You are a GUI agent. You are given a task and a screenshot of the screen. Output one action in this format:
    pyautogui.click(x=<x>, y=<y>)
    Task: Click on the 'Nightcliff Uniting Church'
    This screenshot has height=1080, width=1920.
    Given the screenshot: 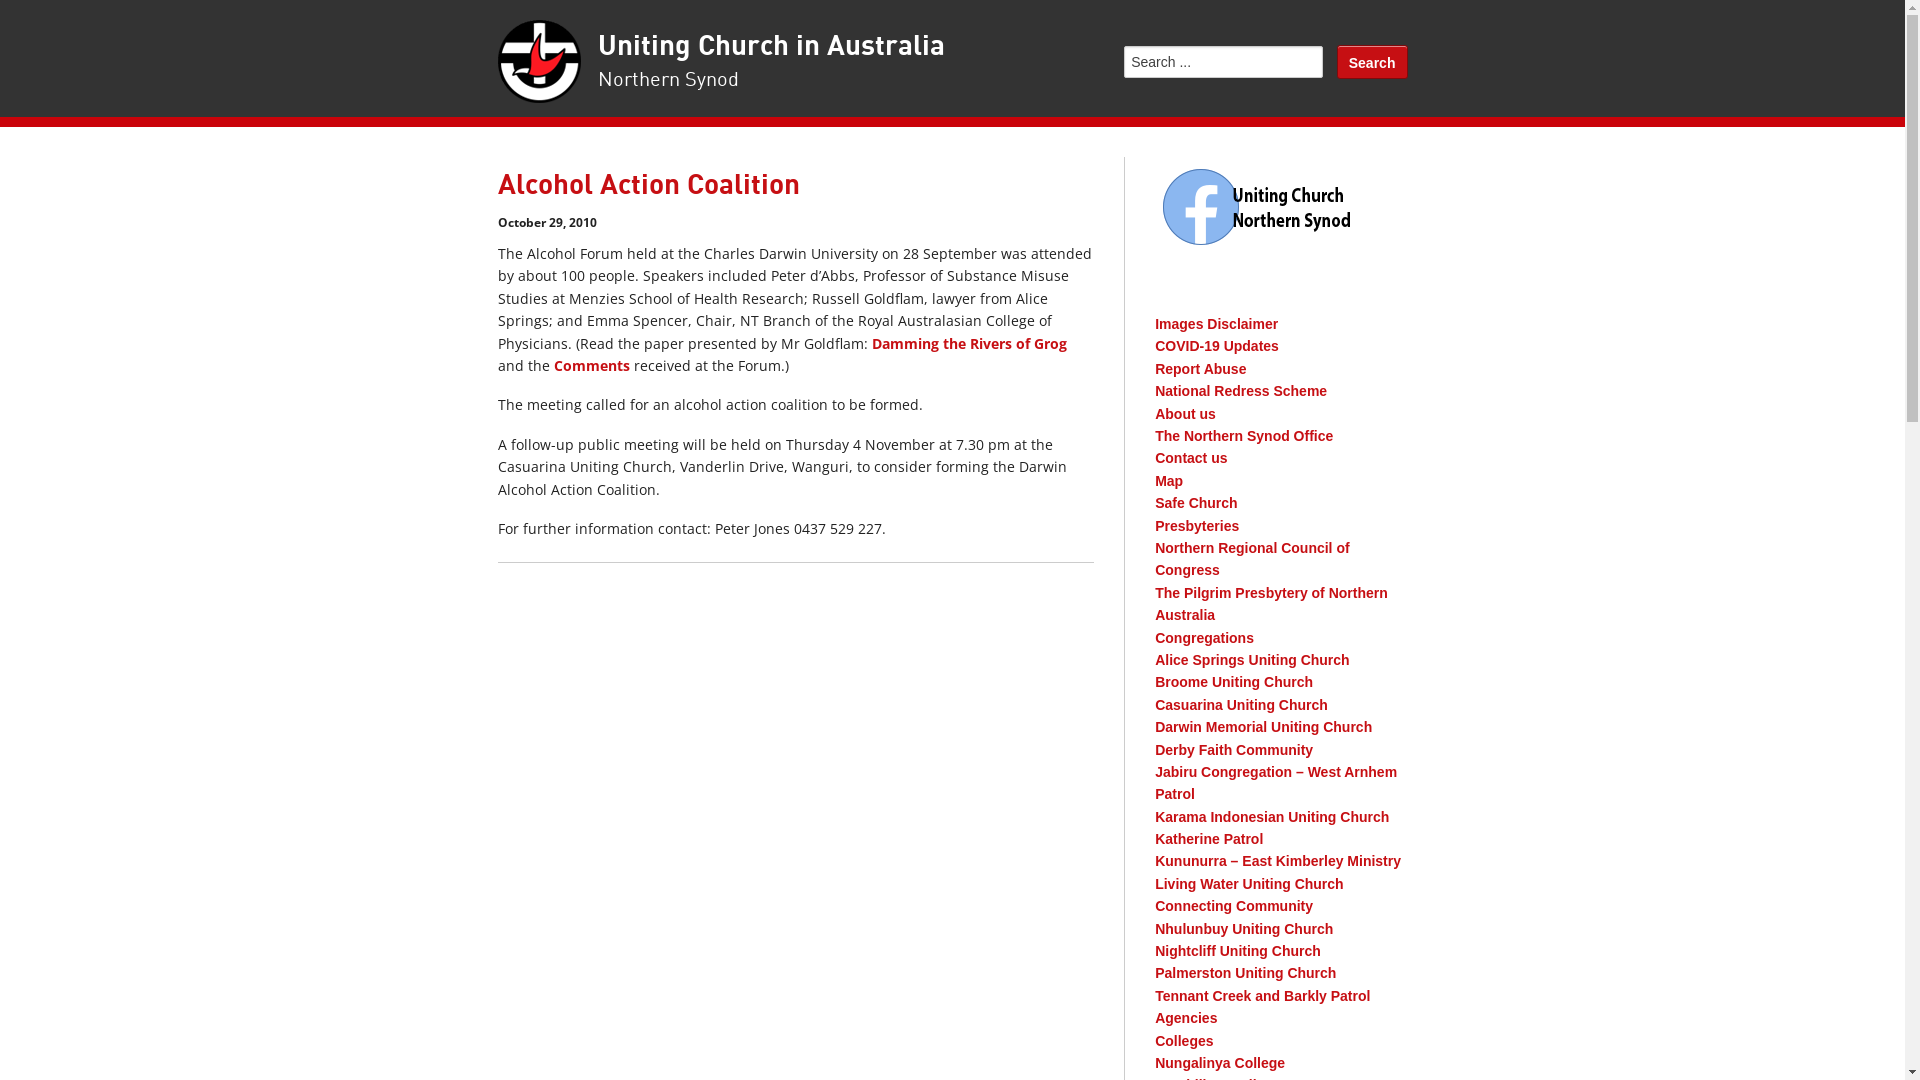 What is the action you would take?
    pyautogui.click(x=1237, y=950)
    